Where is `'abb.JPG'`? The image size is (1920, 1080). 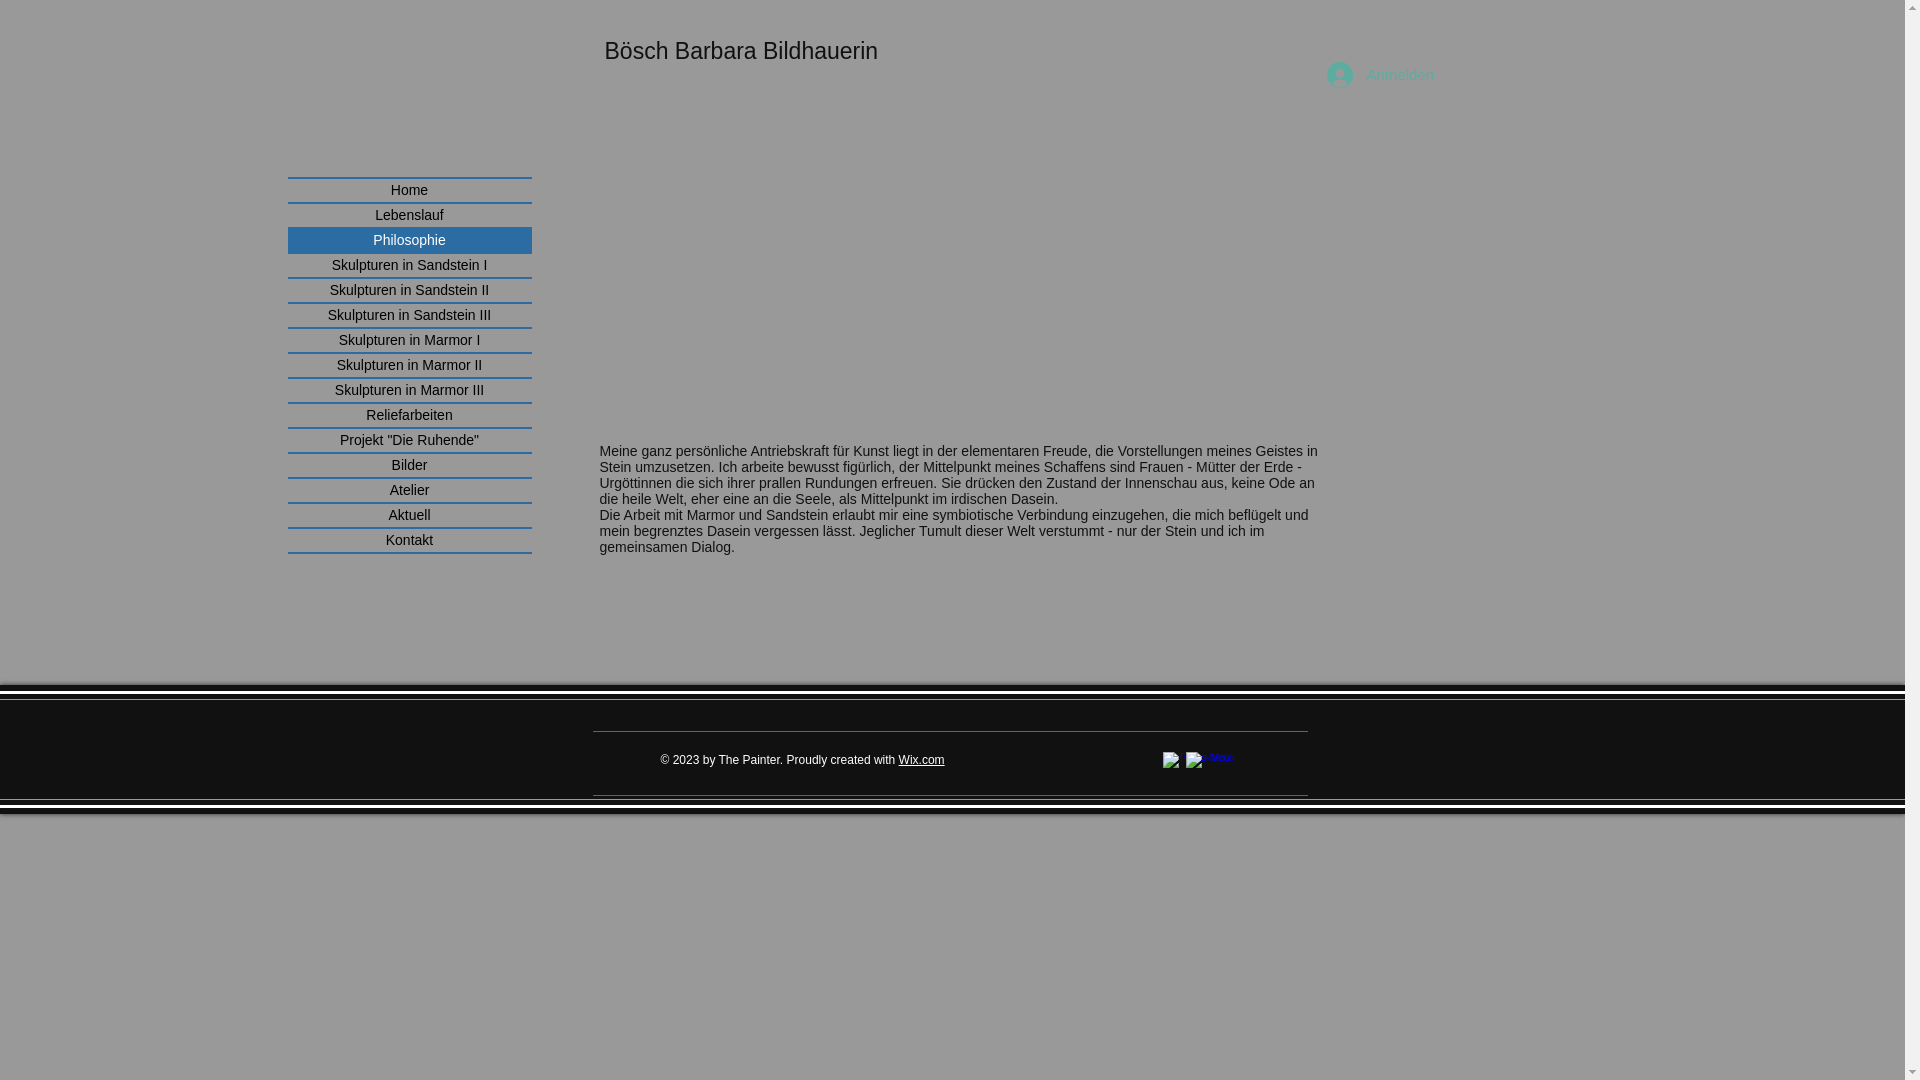 'abb.JPG' is located at coordinates (901, 253).